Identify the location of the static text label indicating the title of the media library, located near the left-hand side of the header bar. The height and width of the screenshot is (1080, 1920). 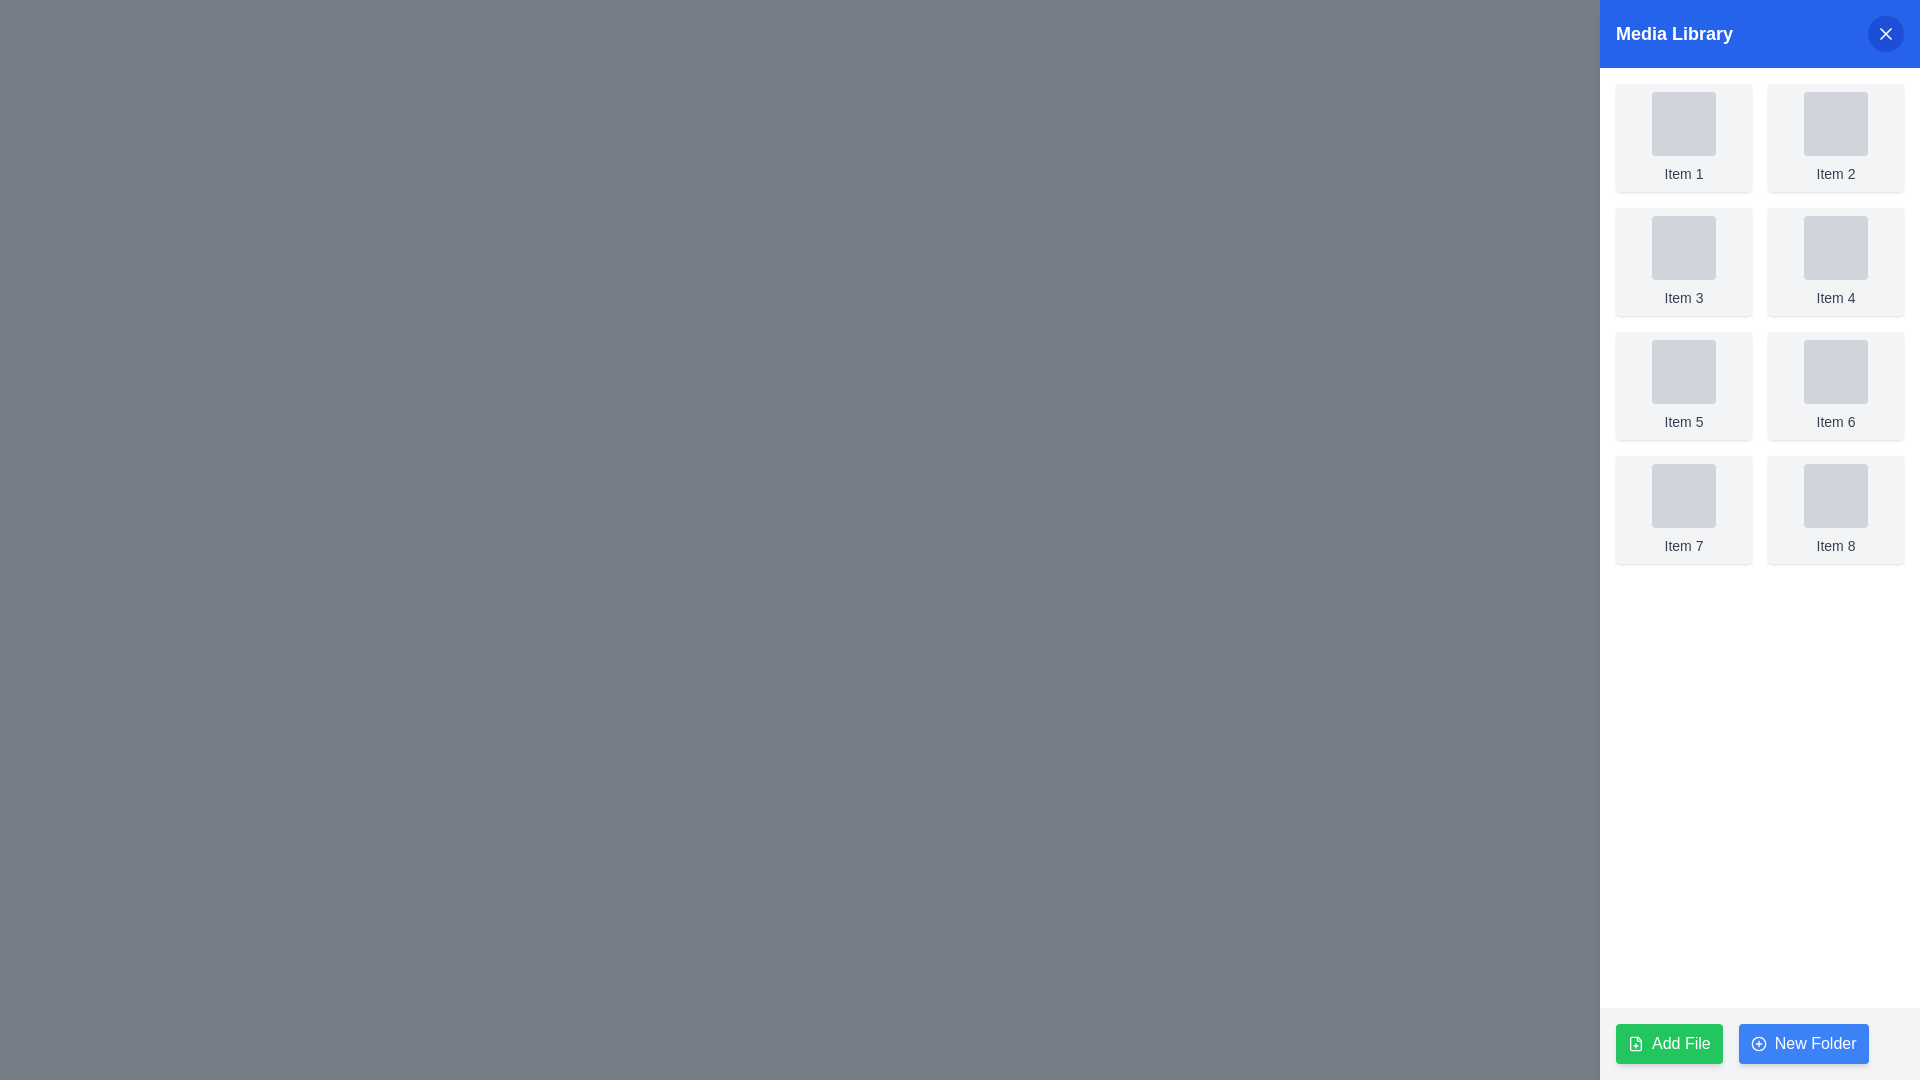
(1674, 34).